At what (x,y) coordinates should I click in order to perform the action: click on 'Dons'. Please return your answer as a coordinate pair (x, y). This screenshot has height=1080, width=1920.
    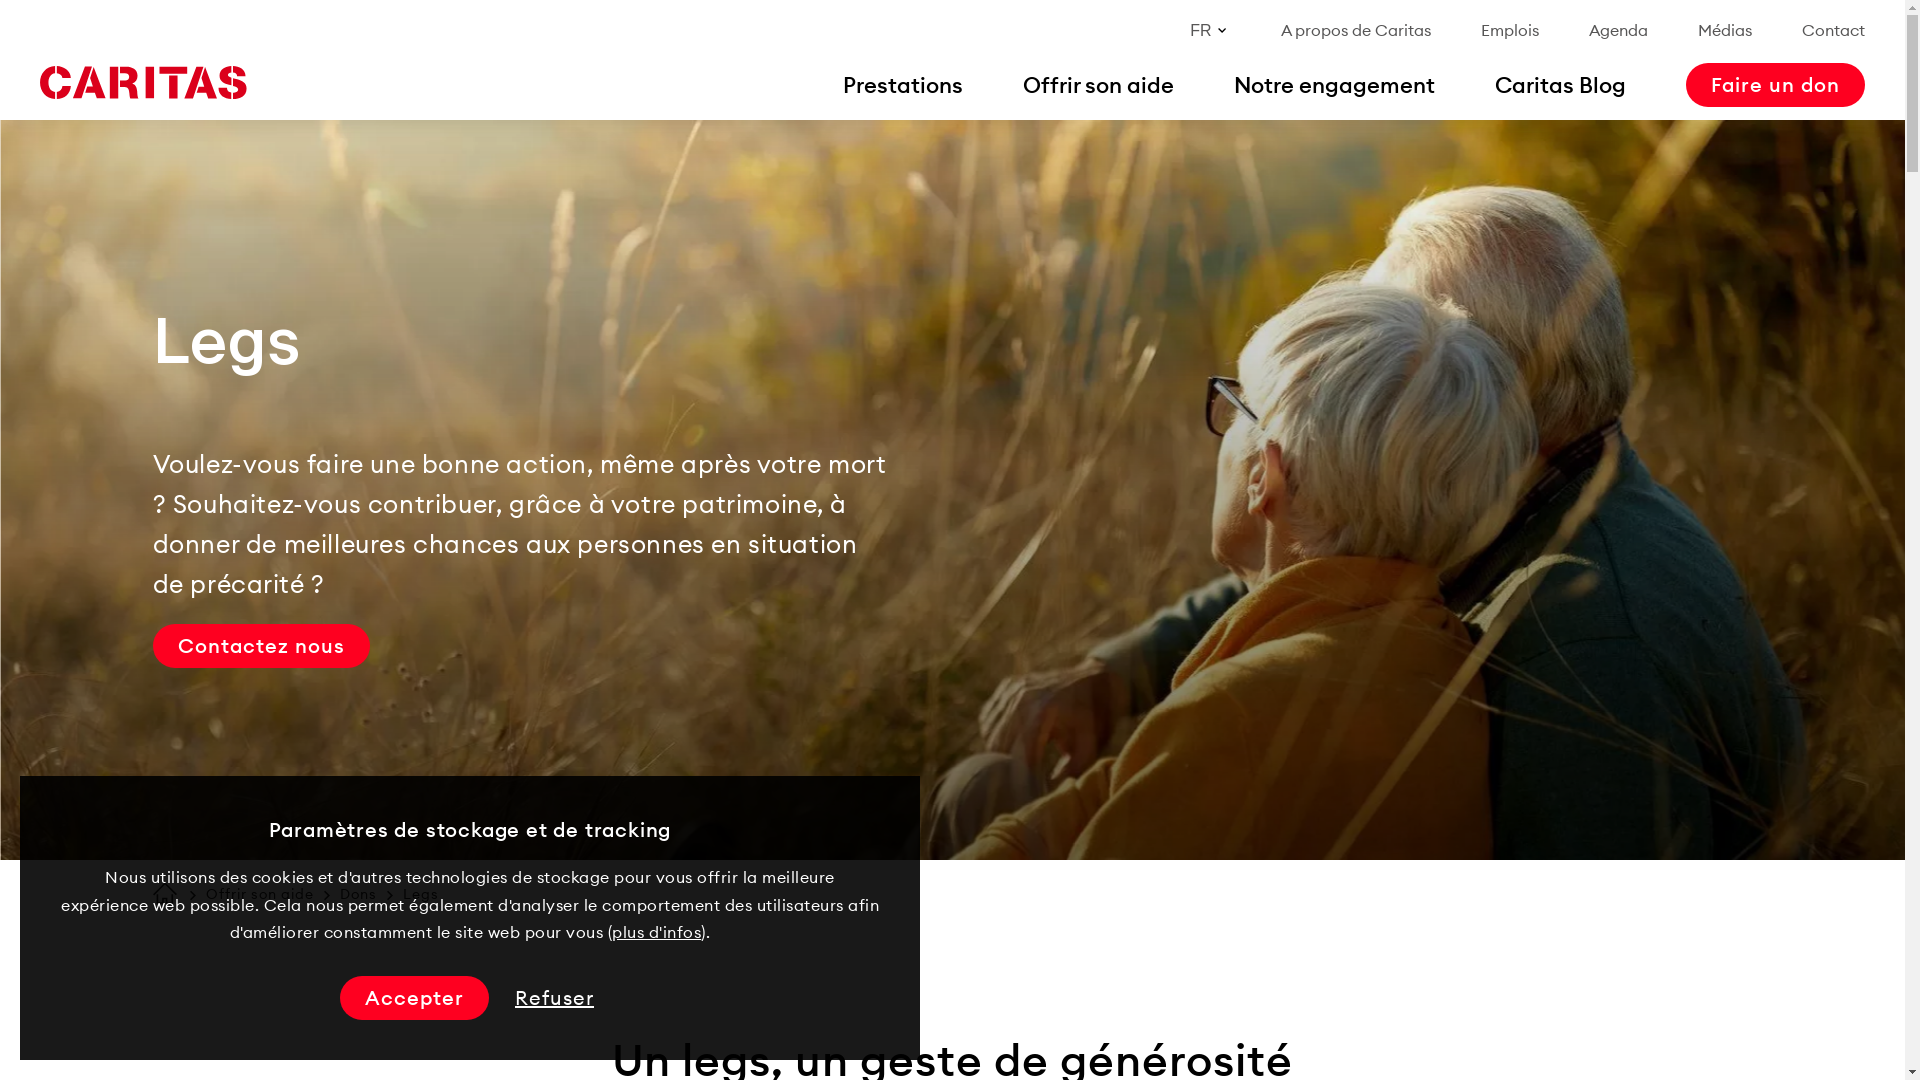
    Looking at the image, I should click on (358, 893).